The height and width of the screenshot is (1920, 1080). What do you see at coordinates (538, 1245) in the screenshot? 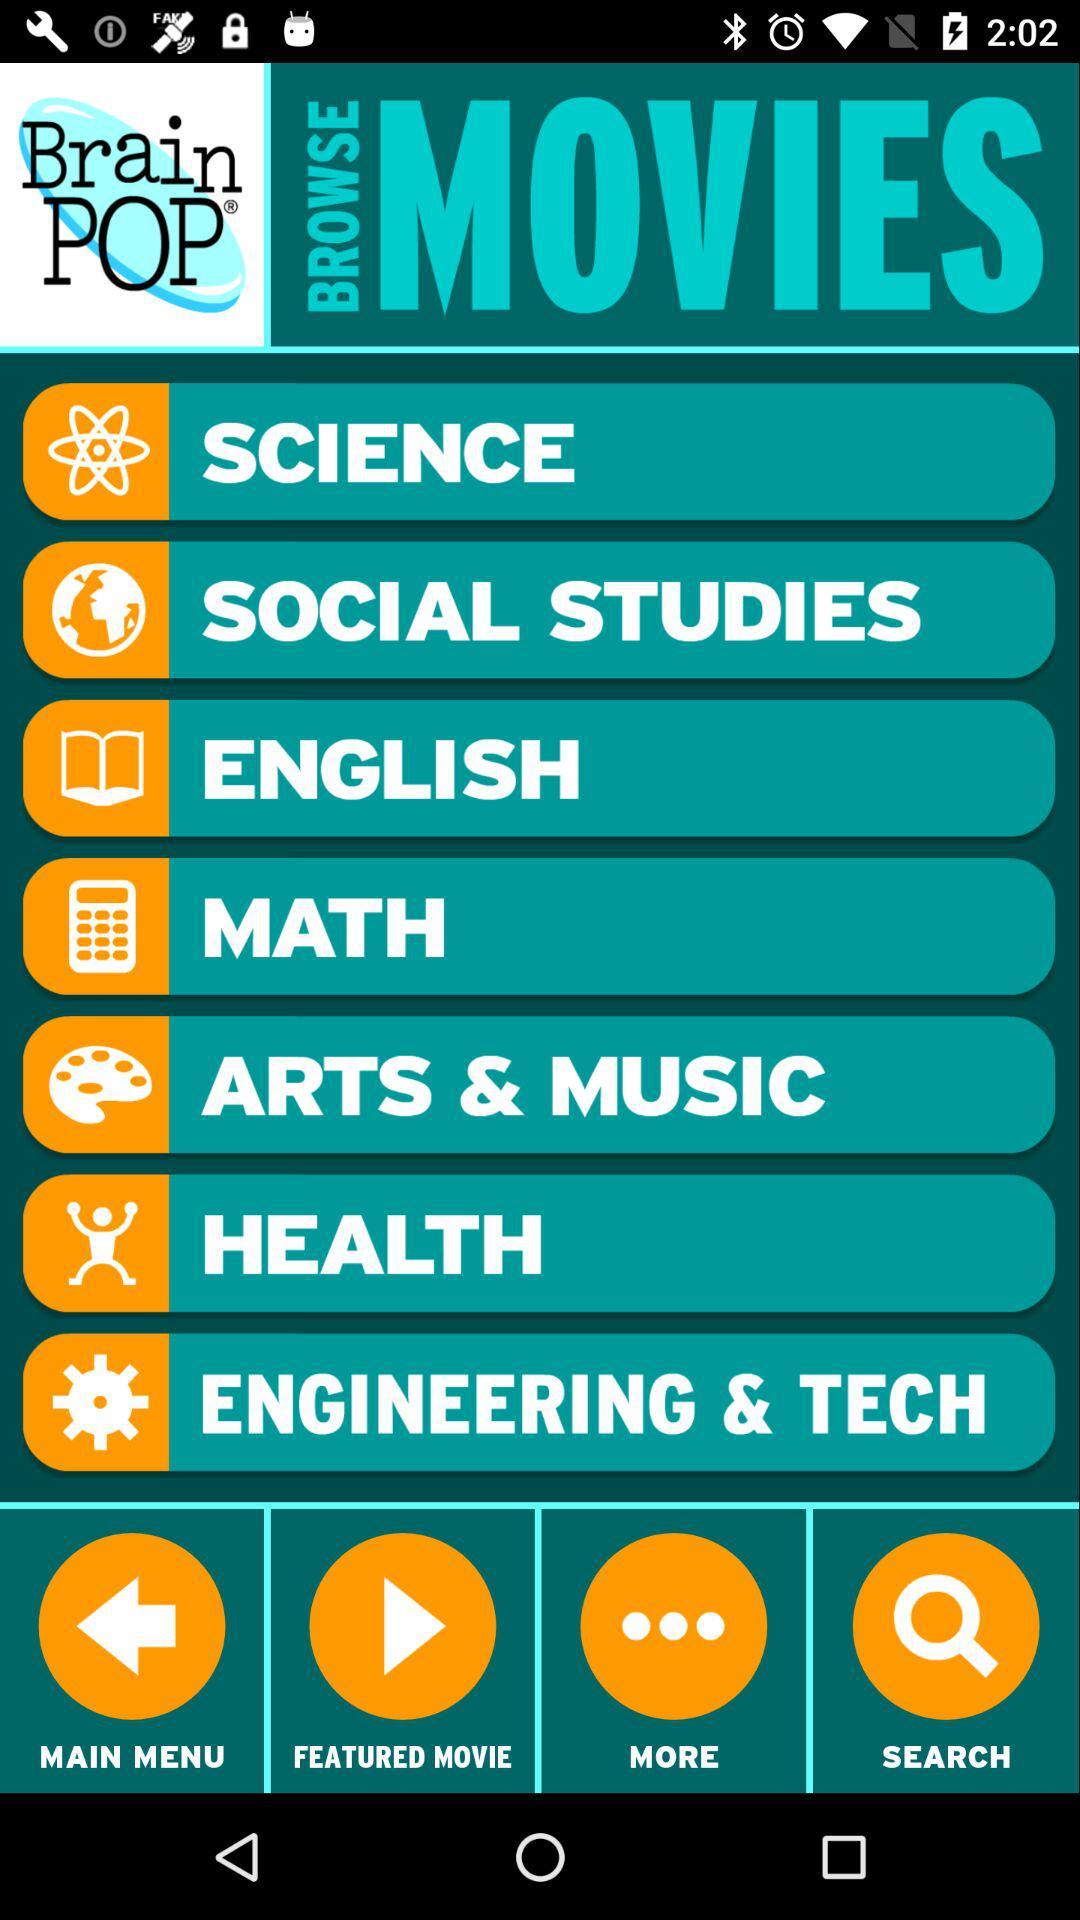
I see `health` at bounding box center [538, 1245].